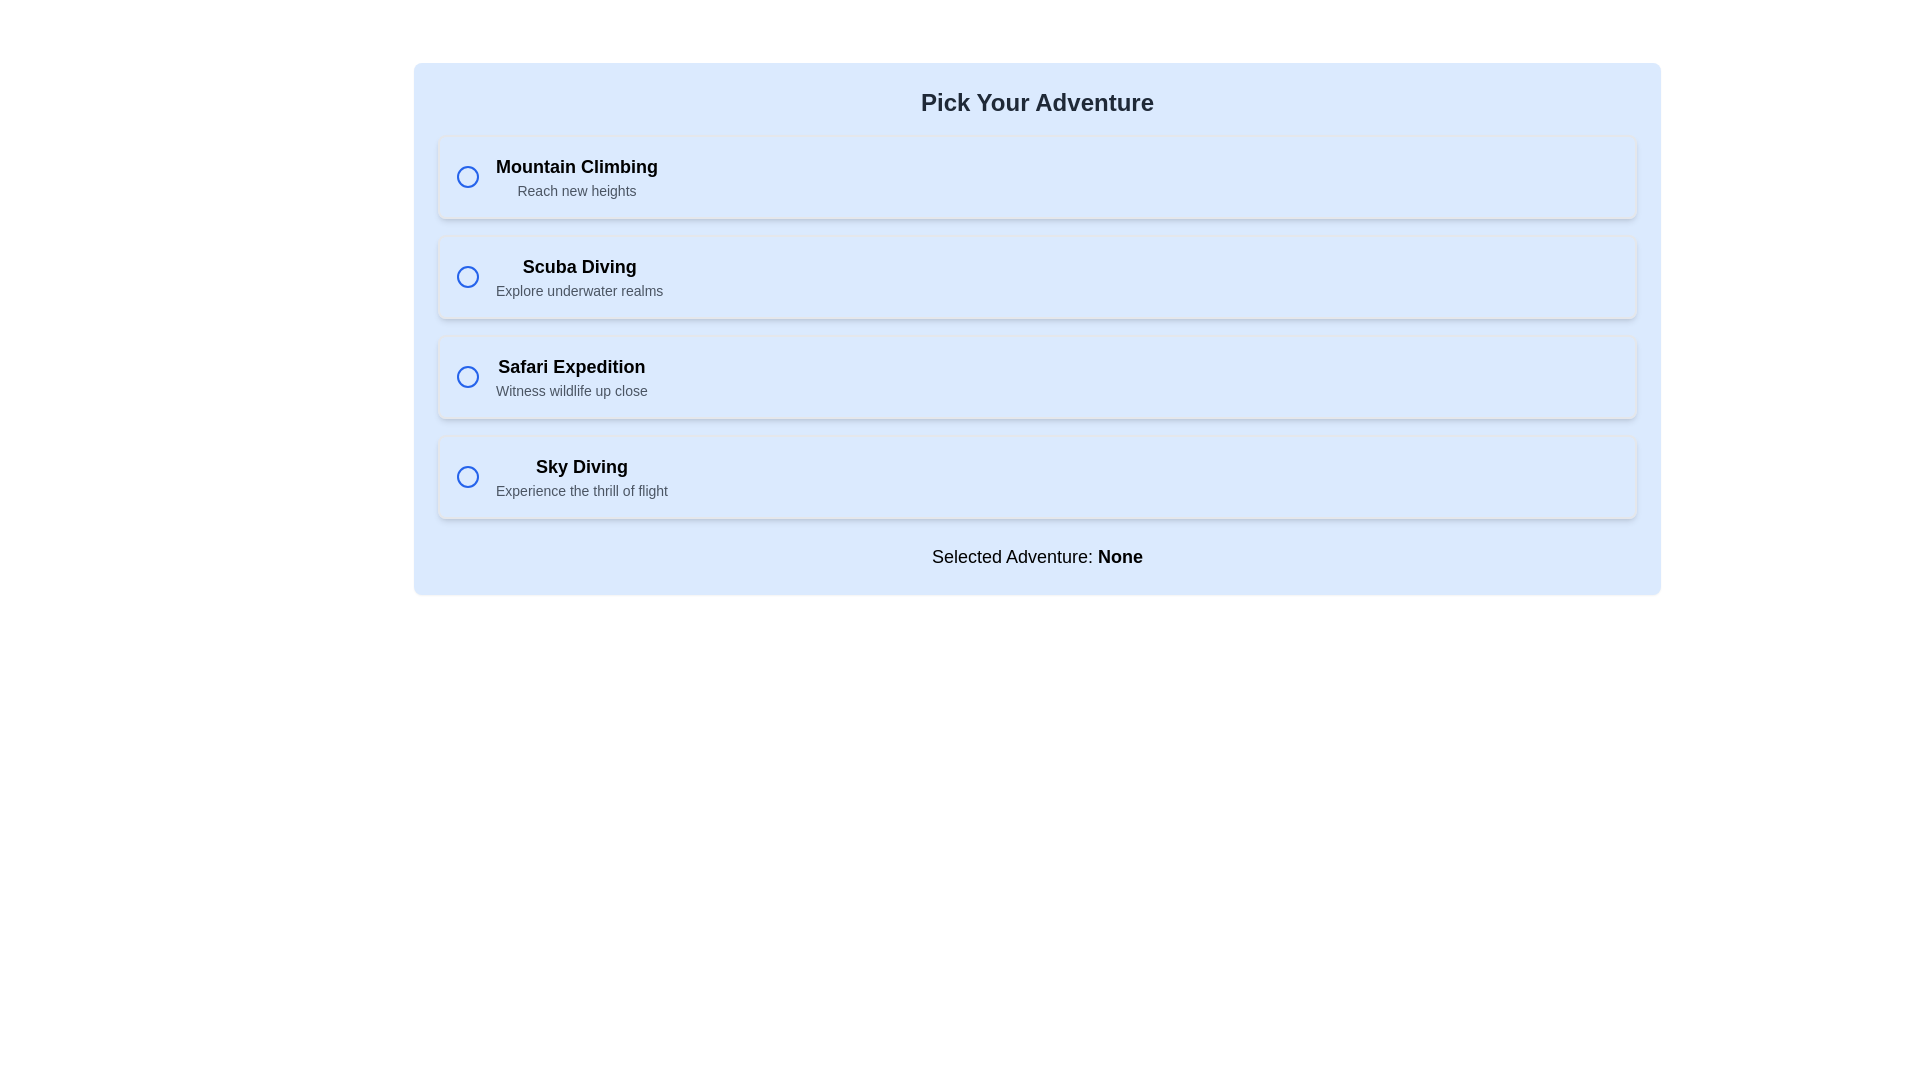 The width and height of the screenshot is (1920, 1080). What do you see at coordinates (466, 477) in the screenshot?
I see `the central circular component of the fourth selectable option labeled 'Sky Diving'` at bounding box center [466, 477].